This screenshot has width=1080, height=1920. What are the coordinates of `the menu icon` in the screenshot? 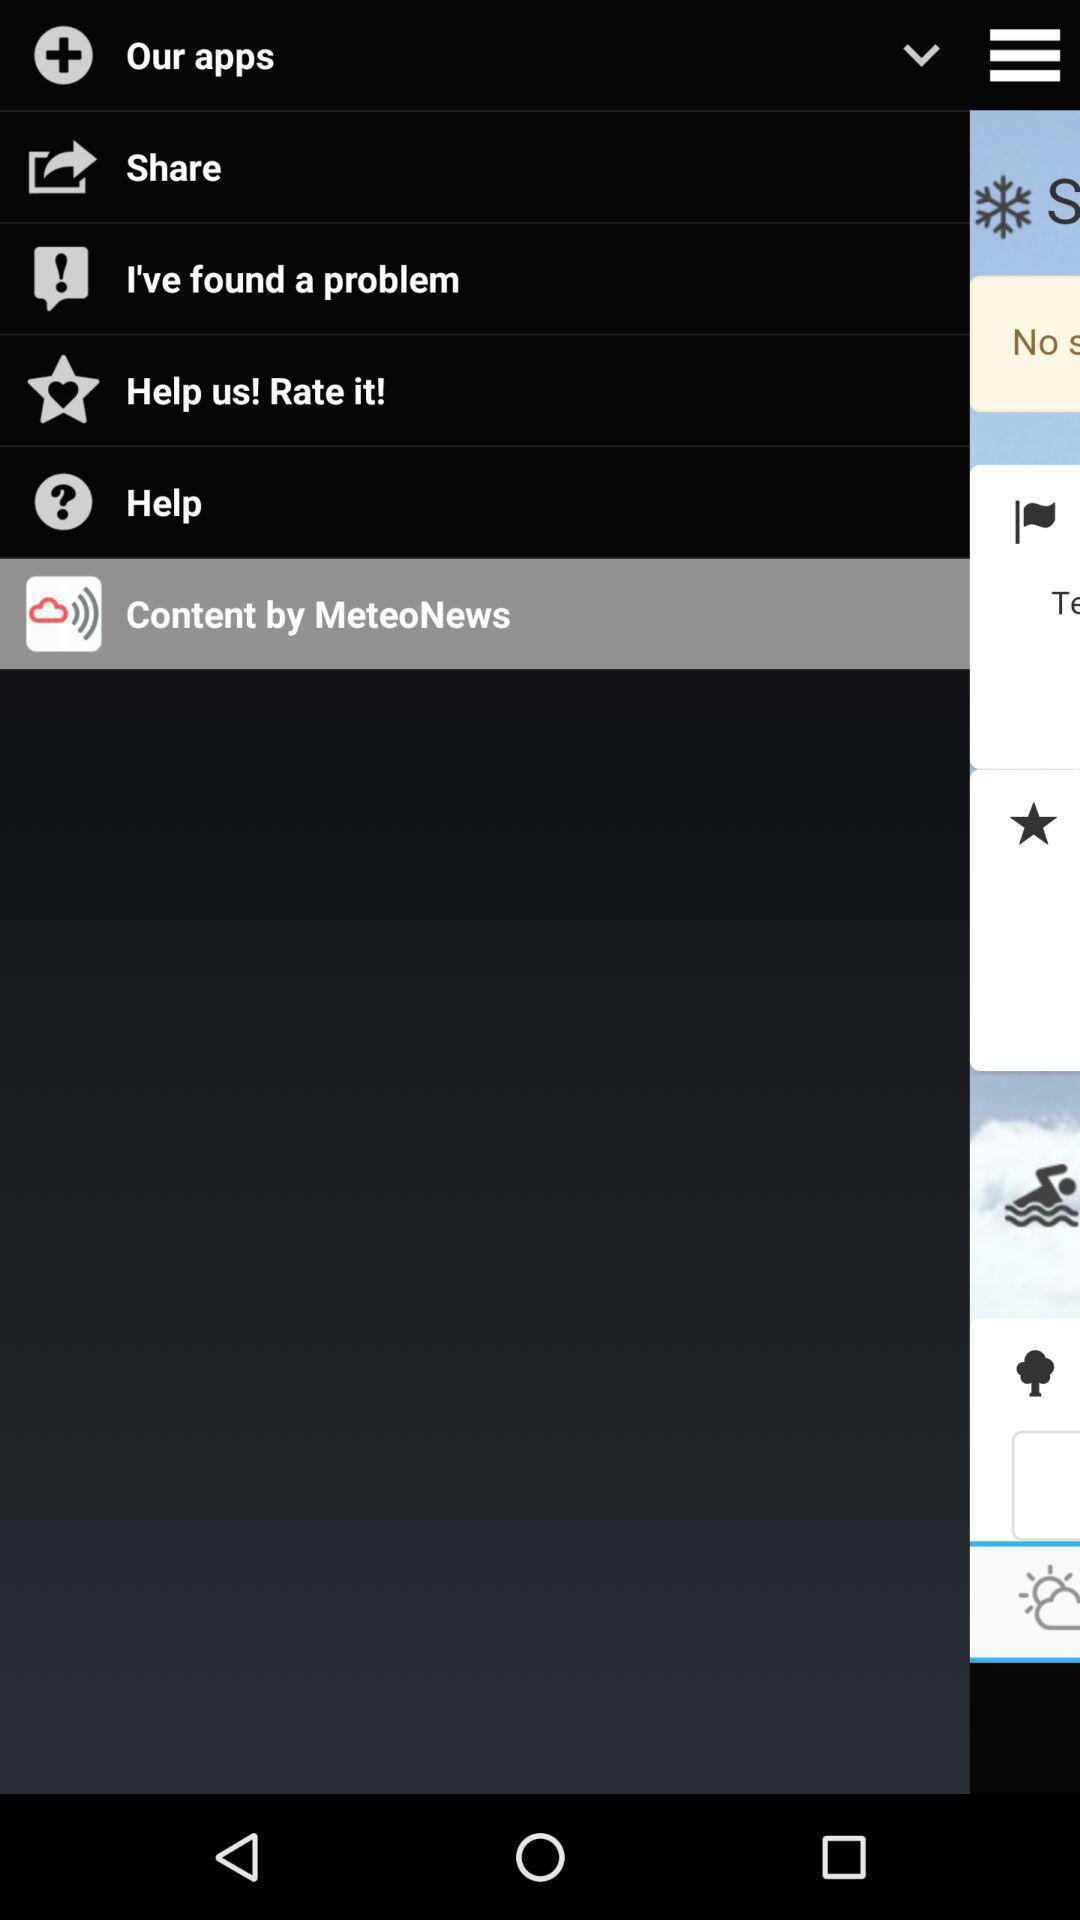 It's located at (1024, 58).